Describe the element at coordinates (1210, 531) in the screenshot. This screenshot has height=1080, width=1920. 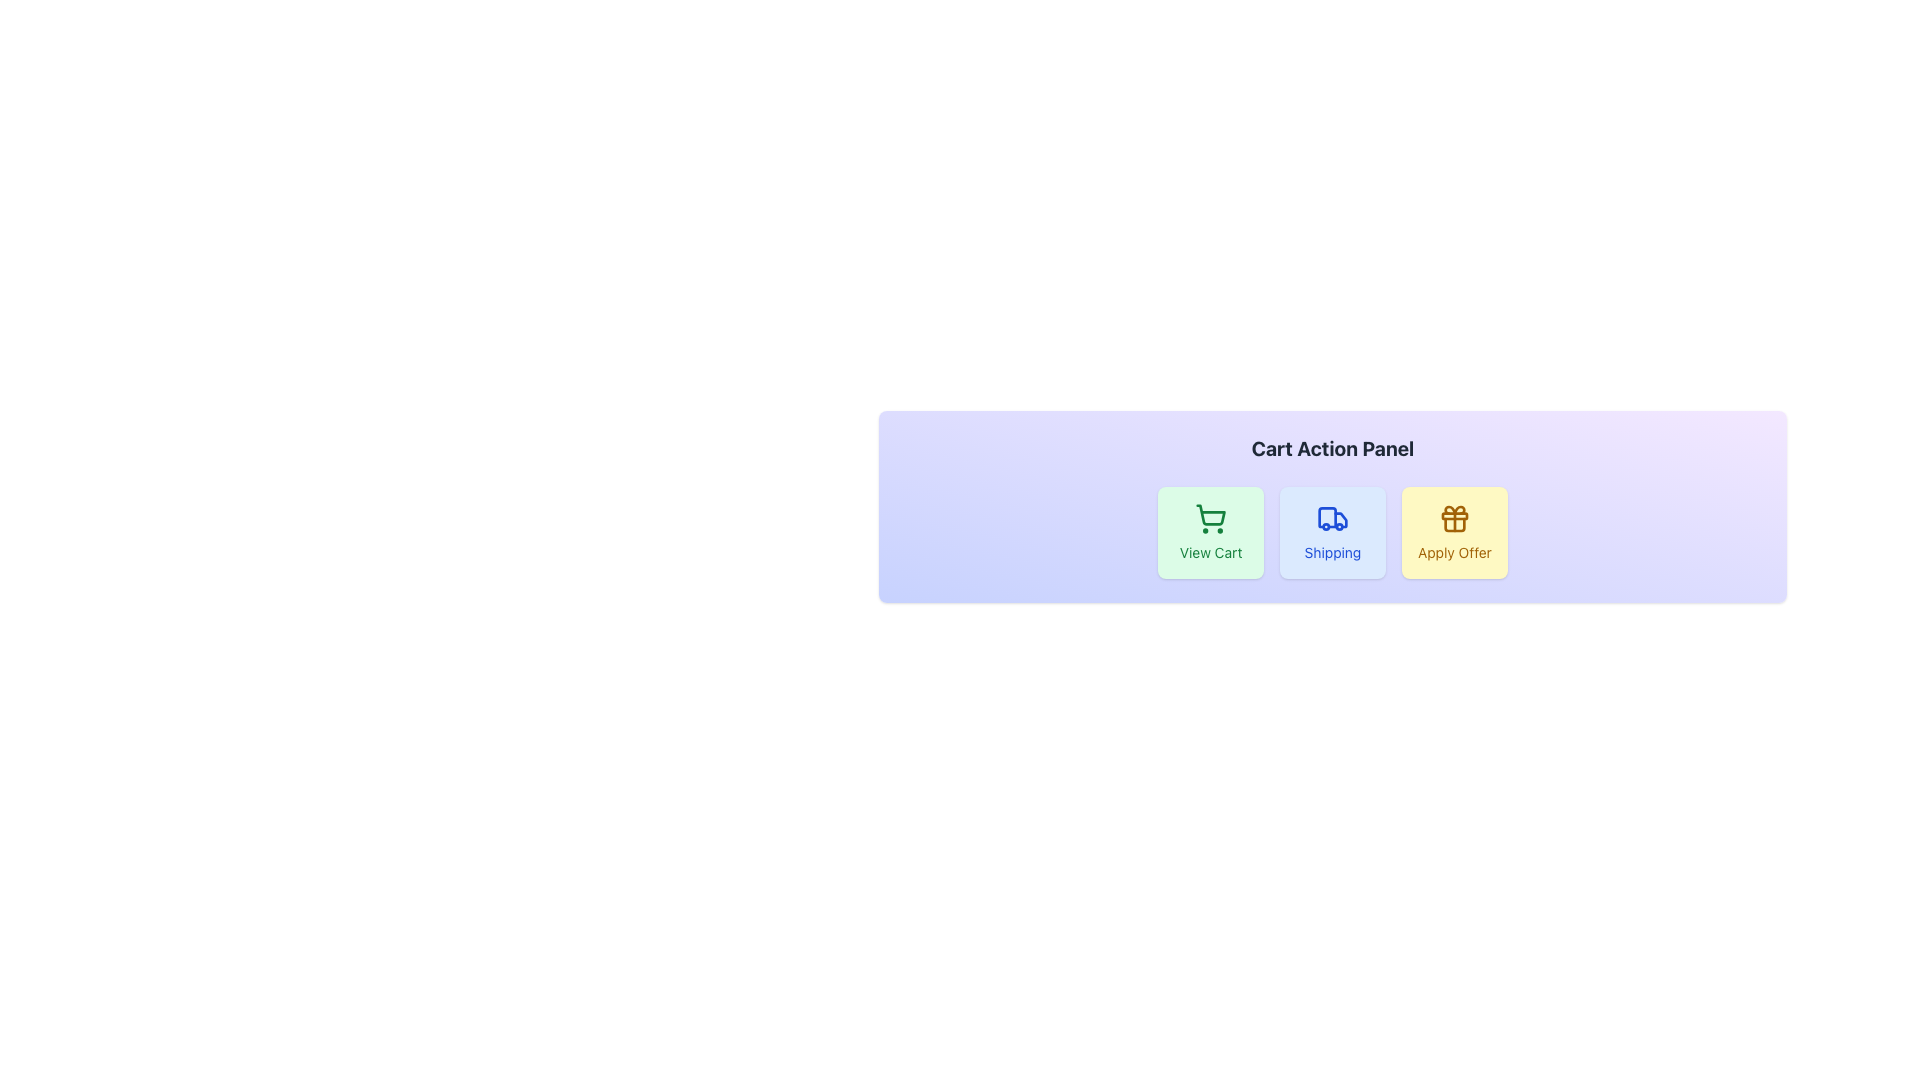
I see `the 'View Cart' button, which is the first button in a horizontal group of three buttons, featuring a light green background, a shopping cart icon, and green text below the icon` at that location.